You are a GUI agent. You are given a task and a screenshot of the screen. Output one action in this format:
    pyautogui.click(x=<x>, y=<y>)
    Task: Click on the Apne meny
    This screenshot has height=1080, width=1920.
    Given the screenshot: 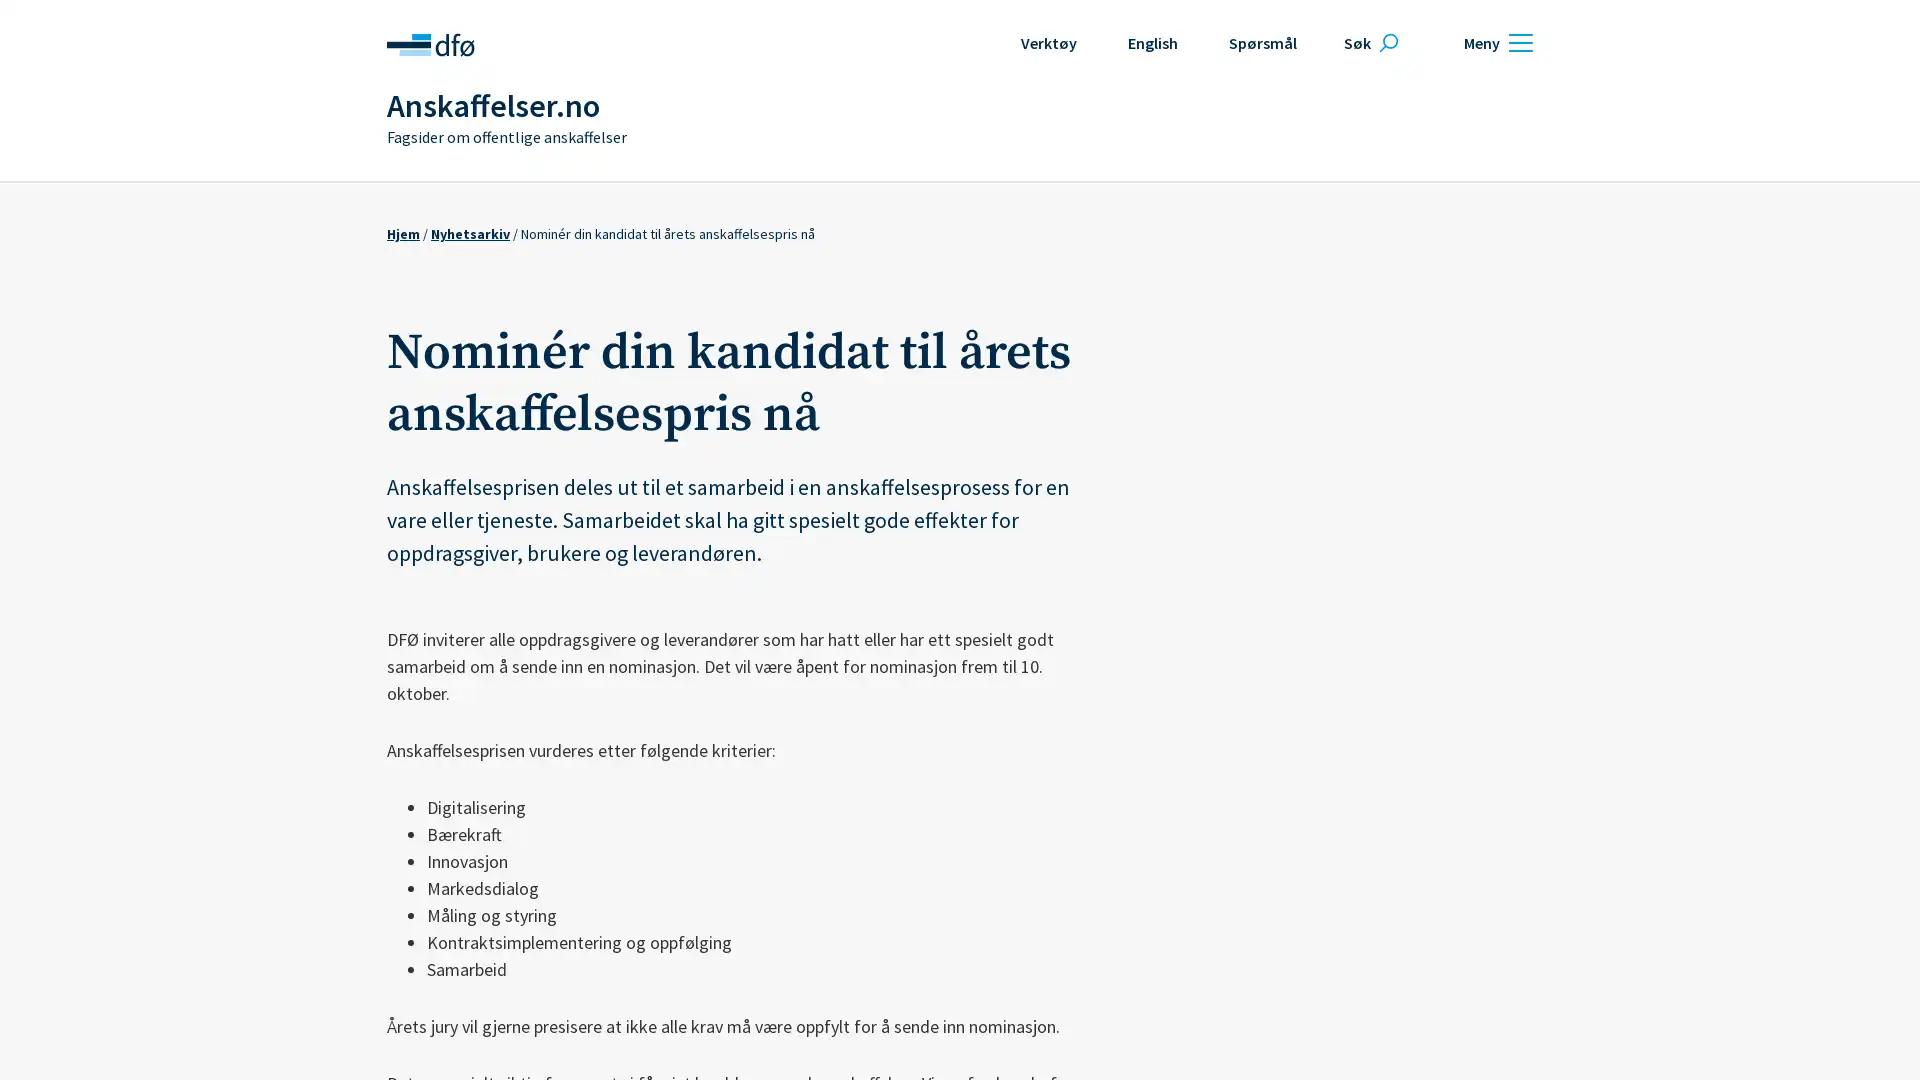 What is the action you would take?
    pyautogui.click(x=1495, y=42)
    